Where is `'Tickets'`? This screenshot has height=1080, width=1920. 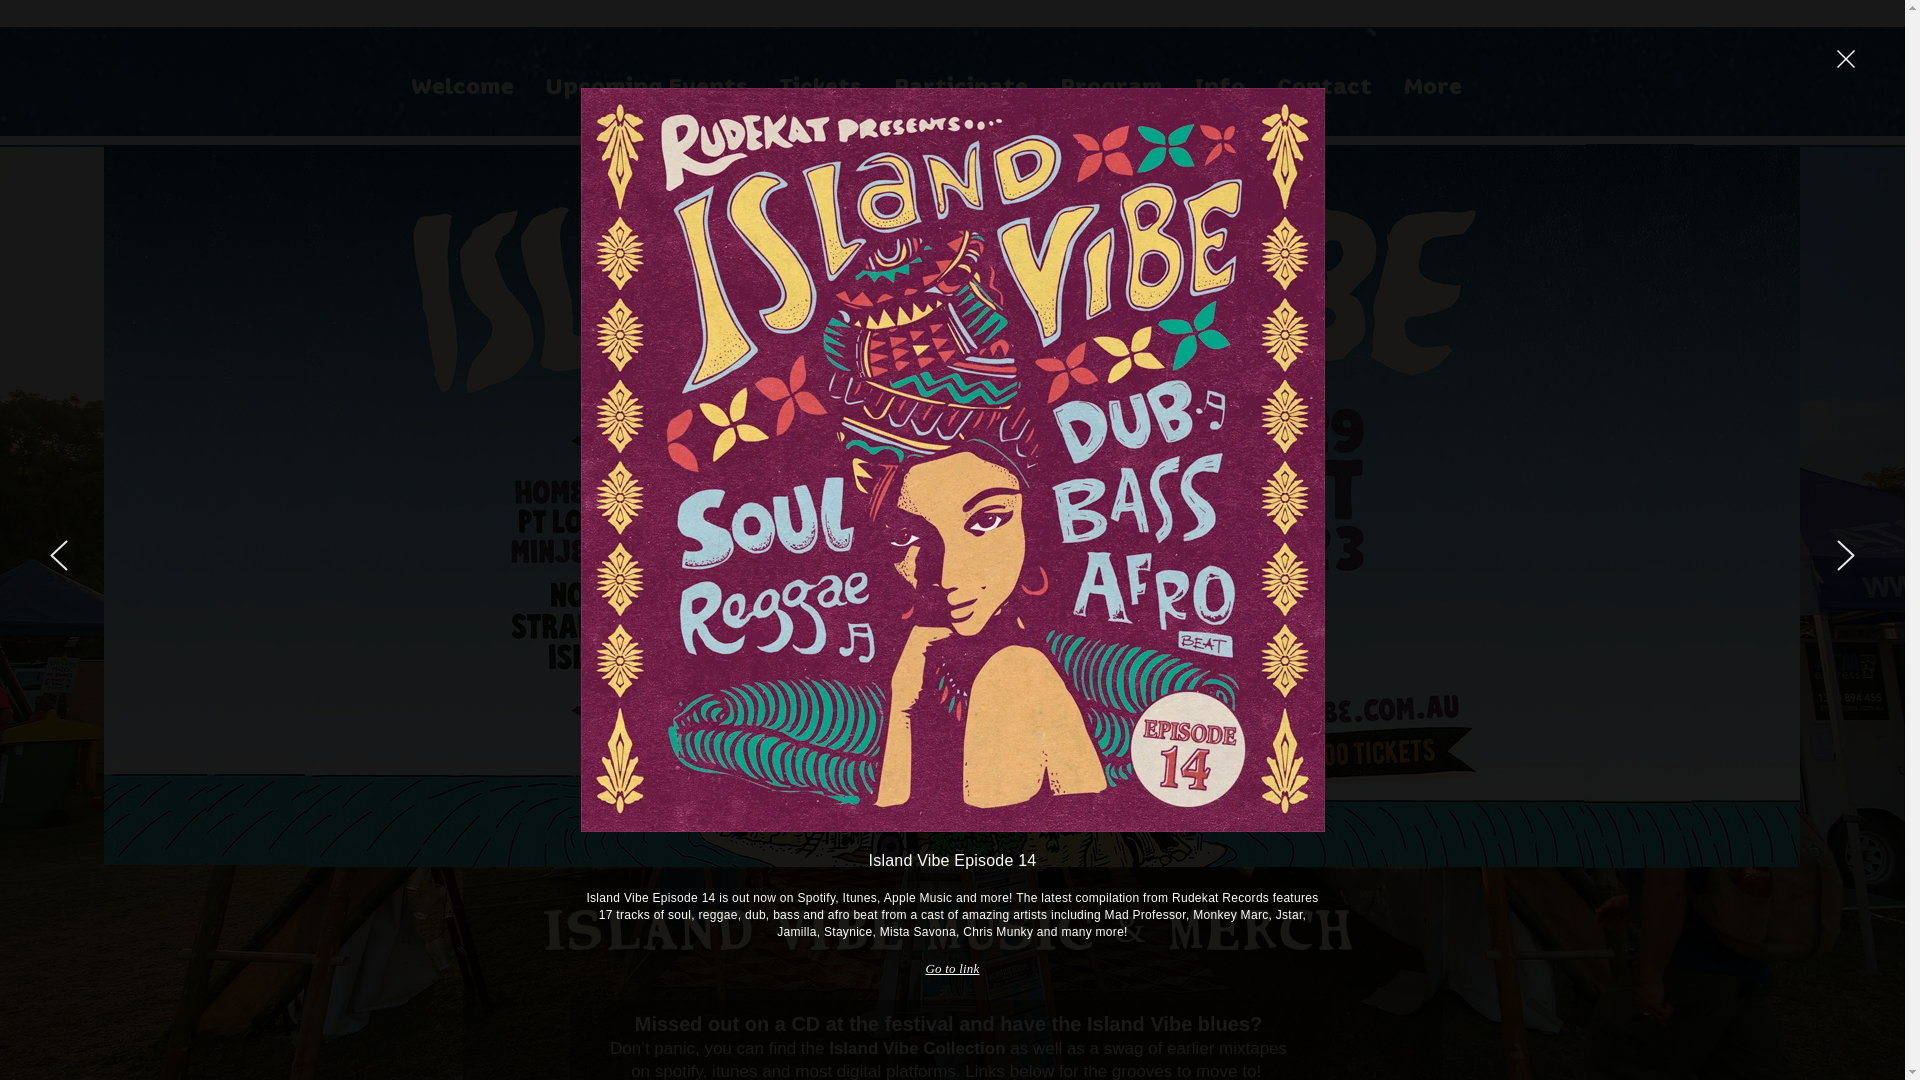
'Tickets' is located at coordinates (820, 84).